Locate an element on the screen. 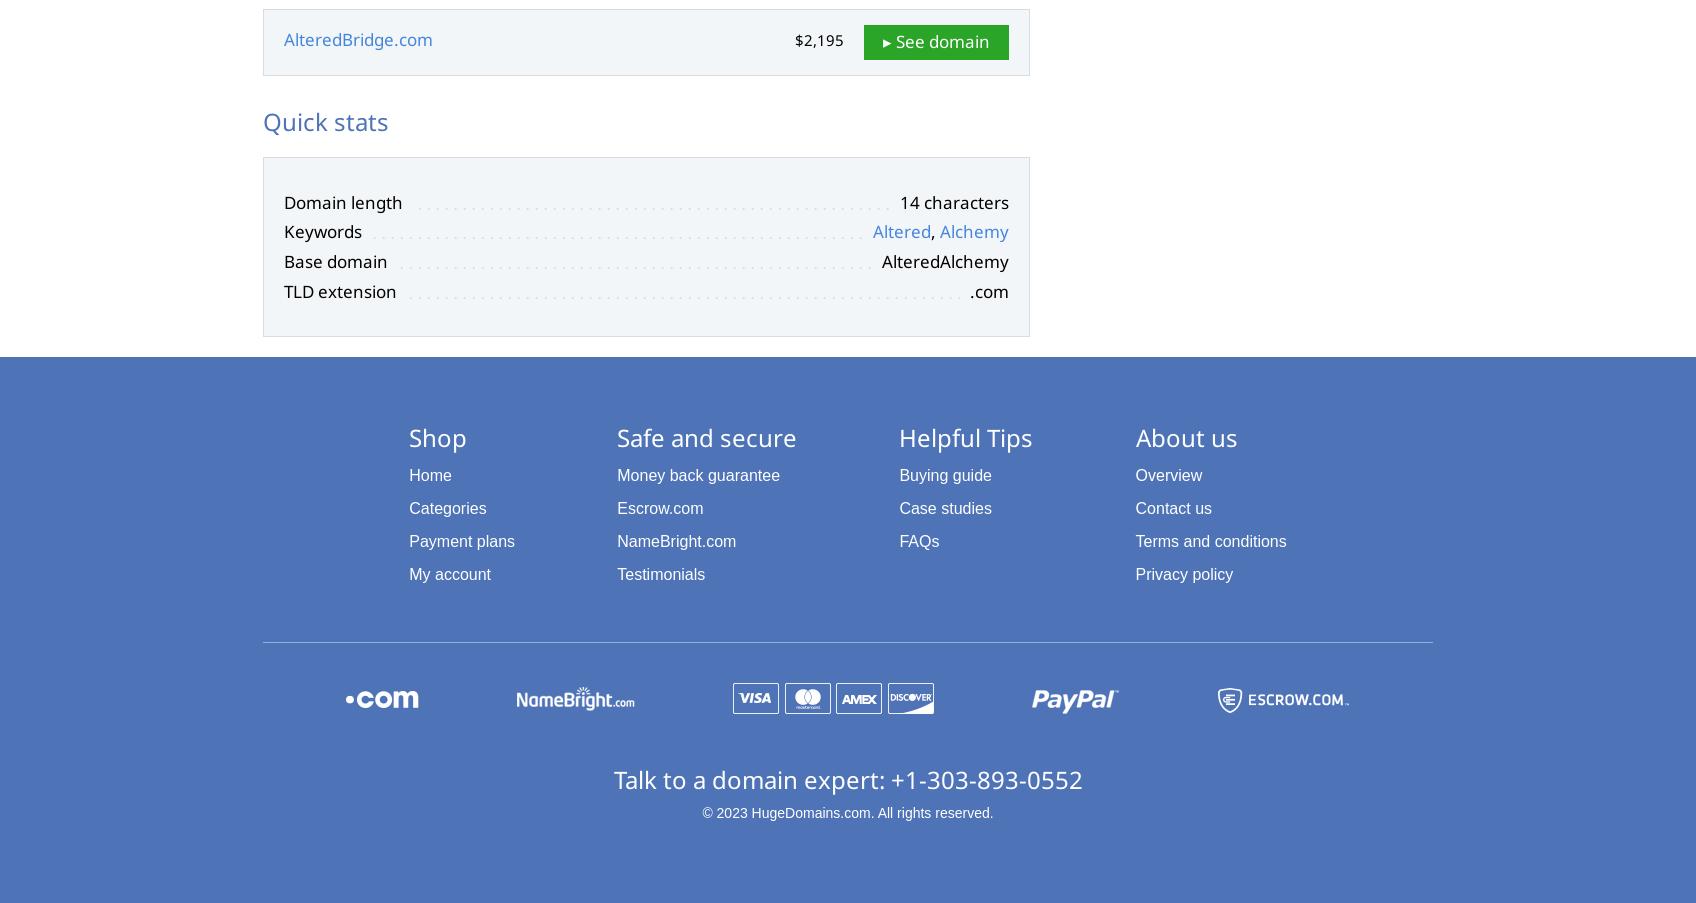  'Privacy policy' is located at coordinates (1183, 572).